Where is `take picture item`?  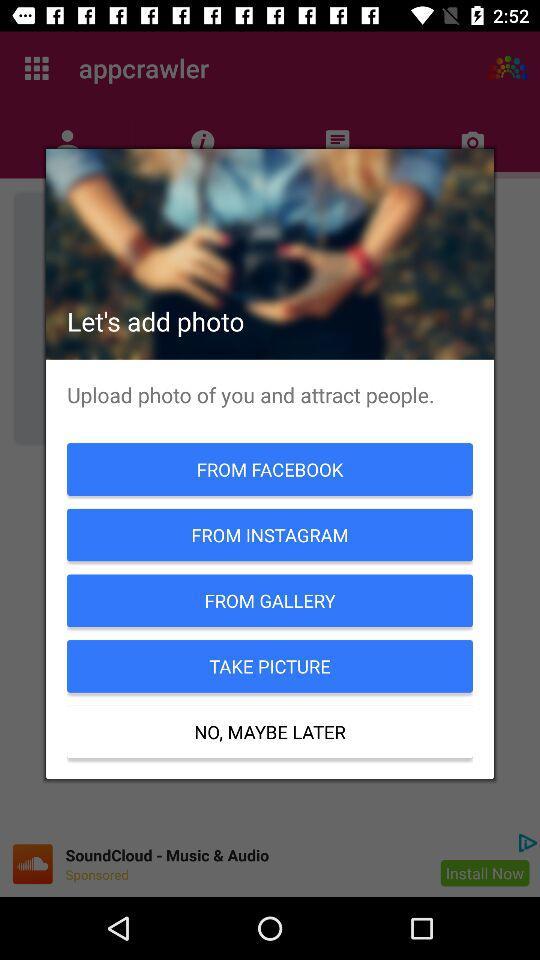
take picture item is located at coordinates (270, 666).